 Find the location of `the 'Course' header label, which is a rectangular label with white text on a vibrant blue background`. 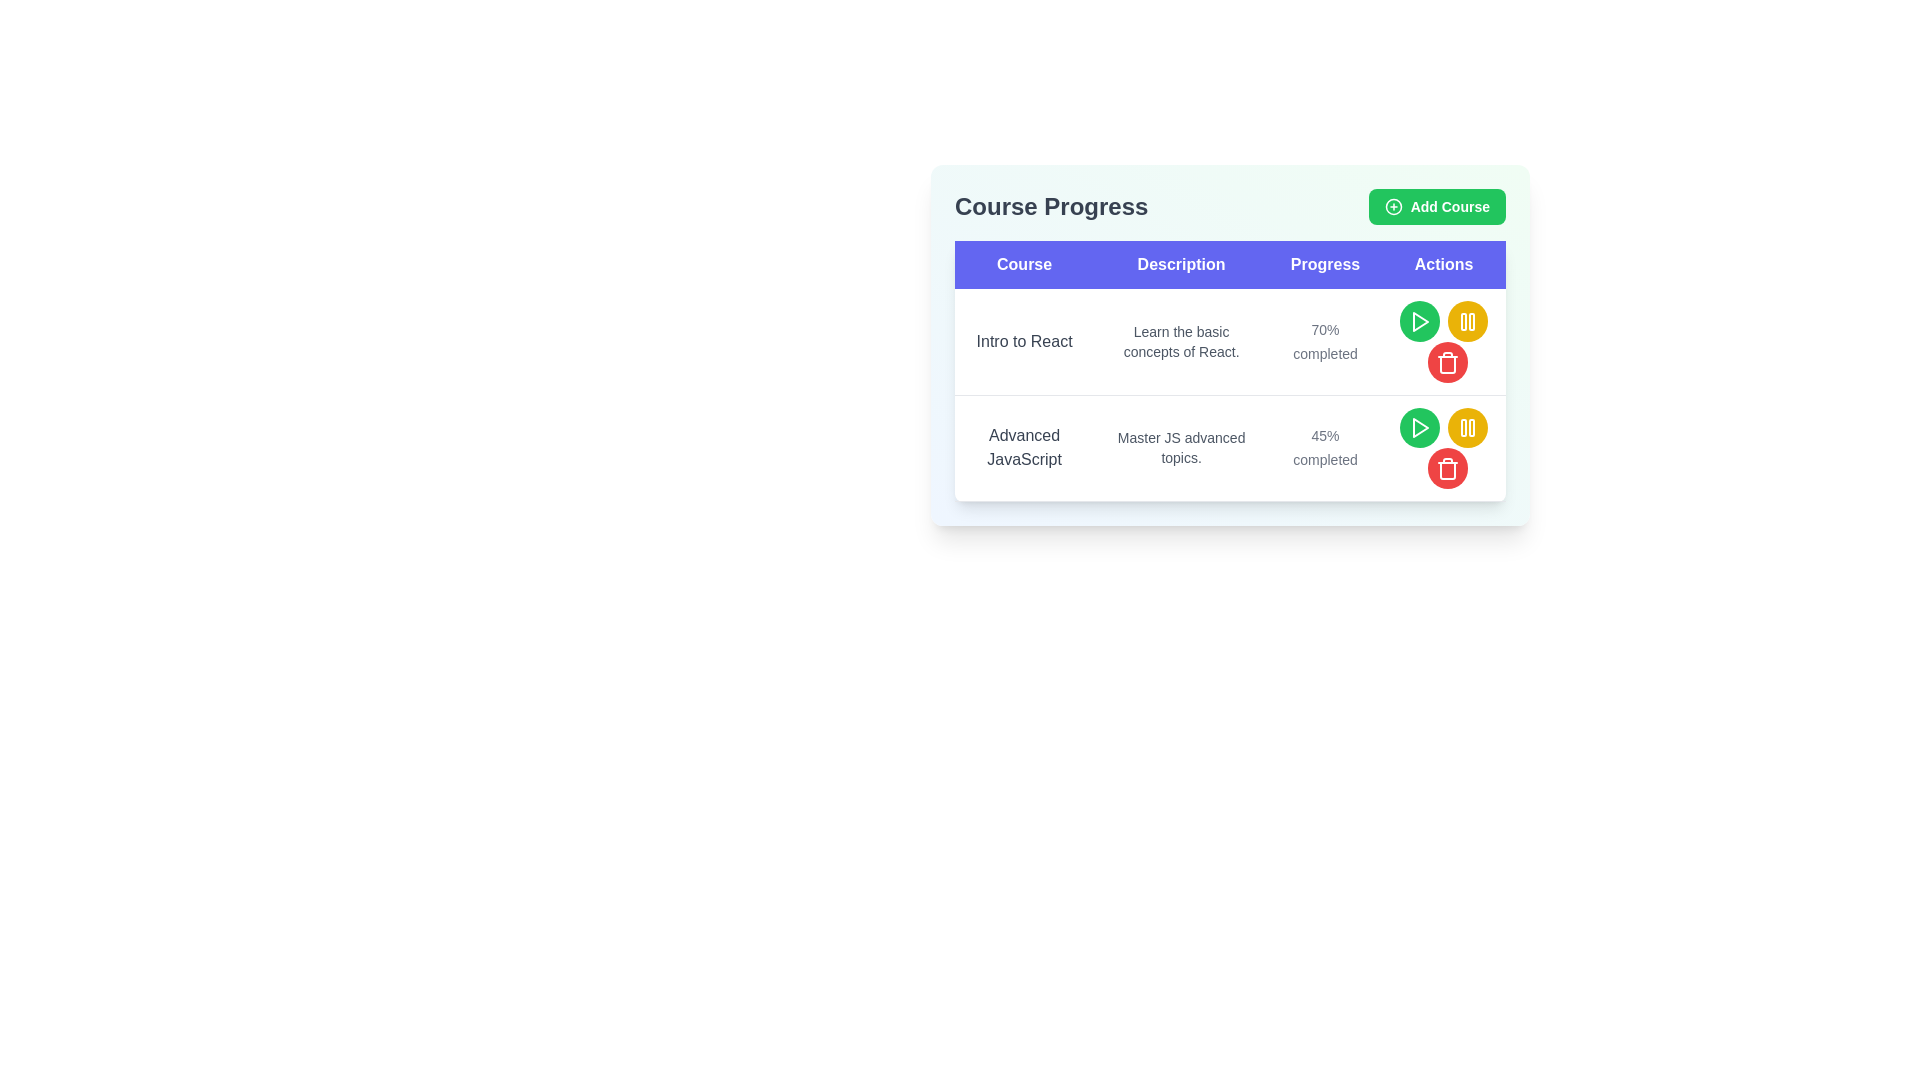

the 'Course' header label, which is a rectangular label with white text on a vibrant blue background is located at coordinates (1024, 264).